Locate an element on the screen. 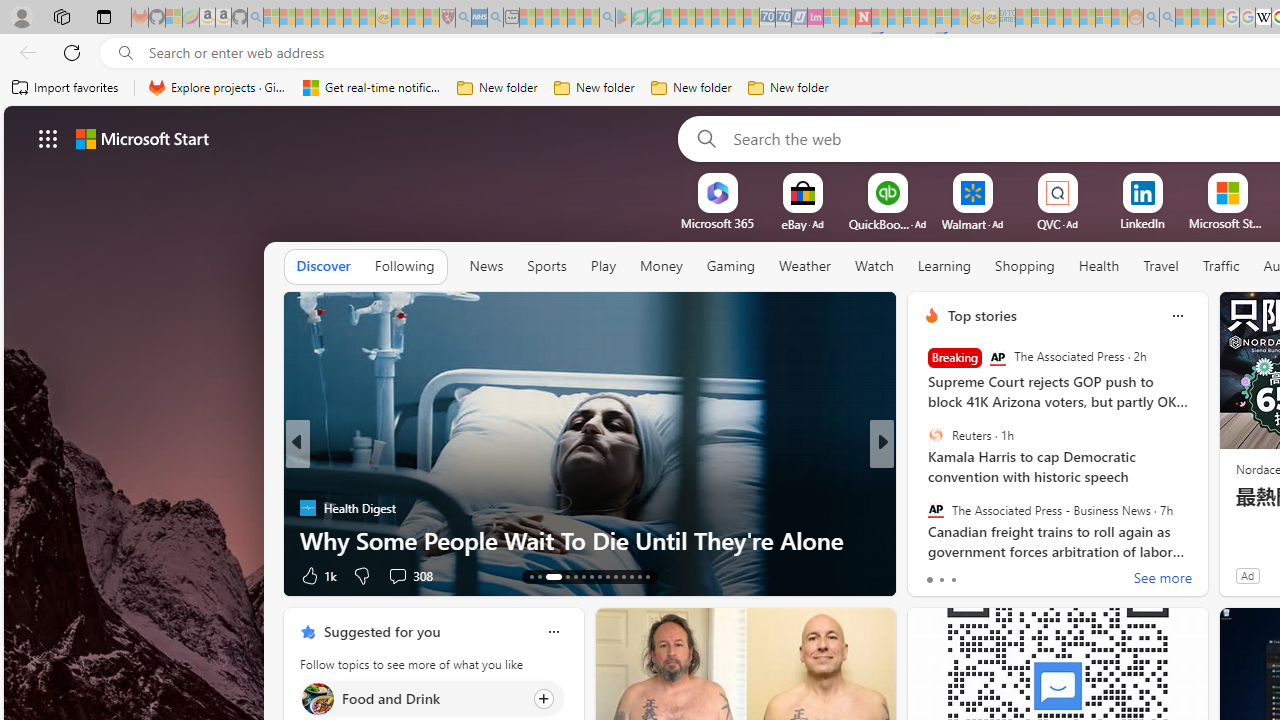  'AutomationID: tab-26' is located at coordinates (647, 577).